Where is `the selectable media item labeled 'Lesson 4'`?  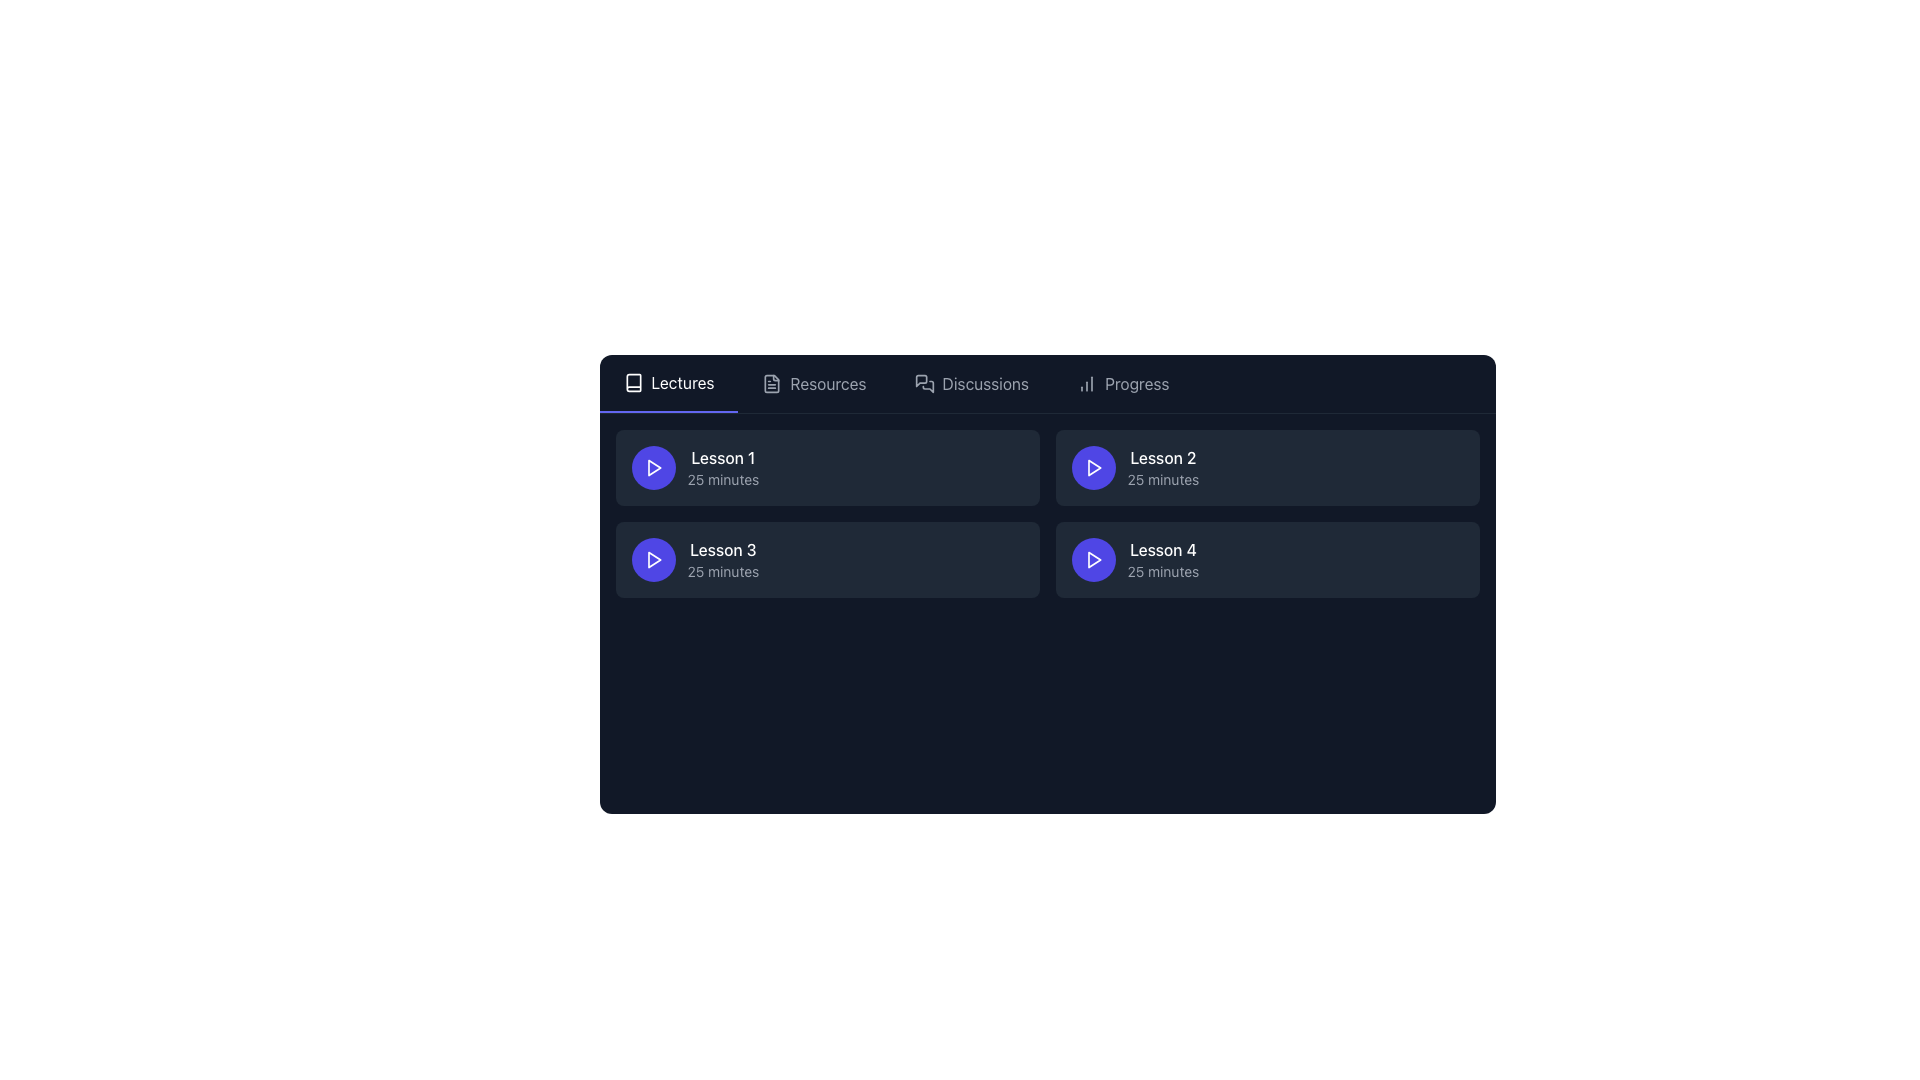 the selectable media item labeled 'Lesson 4' is located at coordinates (1266, 559).